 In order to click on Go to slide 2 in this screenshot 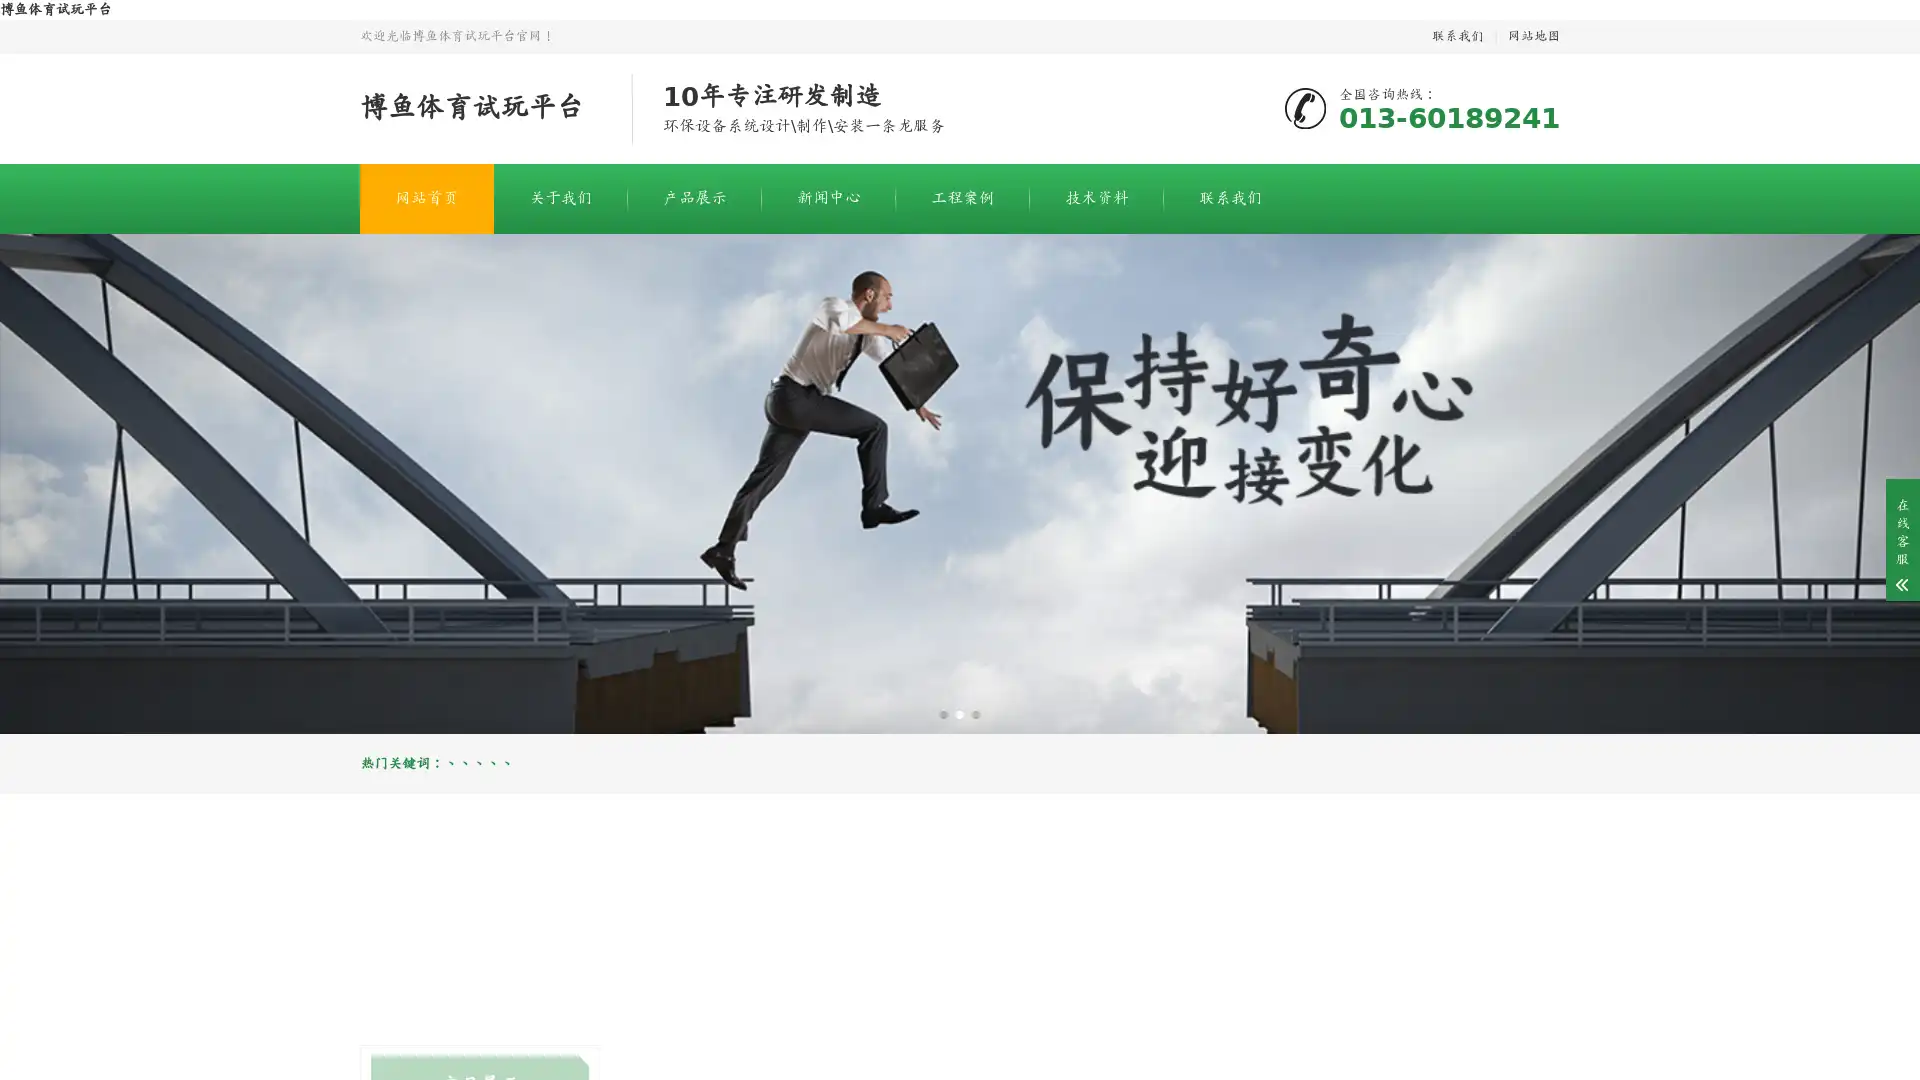, I will do `click(960, 713)`.